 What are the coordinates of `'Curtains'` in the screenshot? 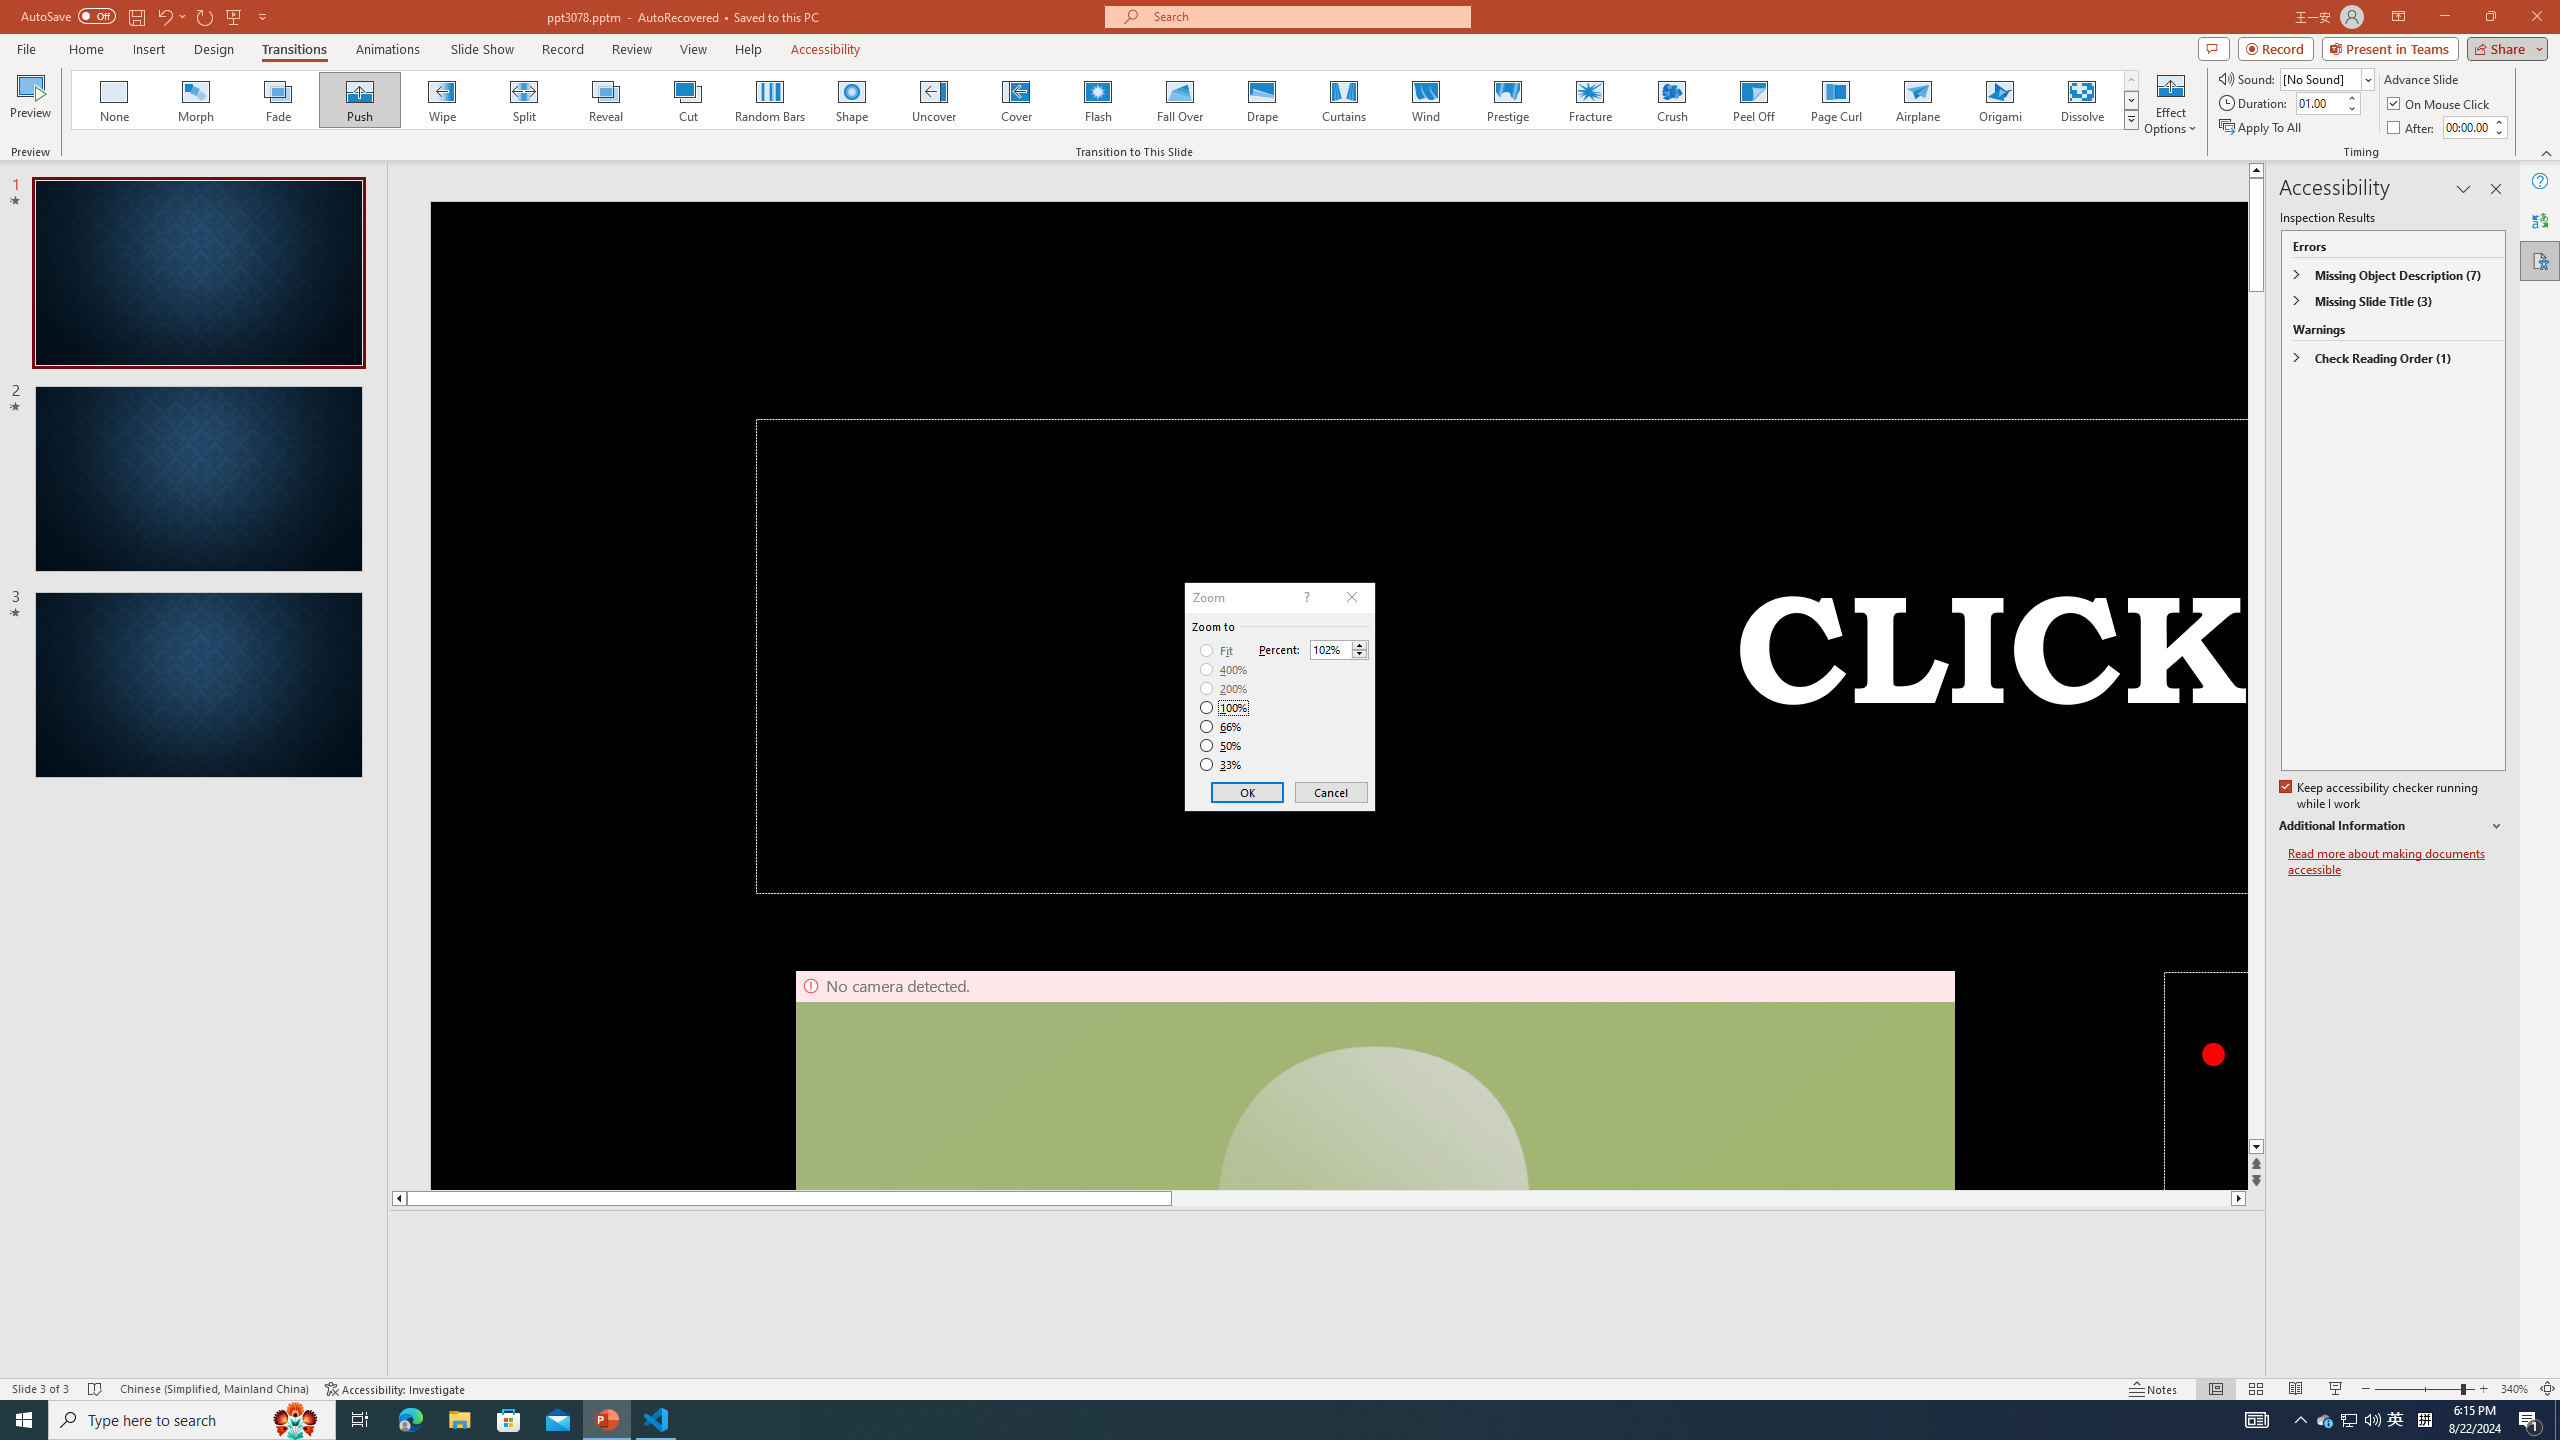 It's located at (1344, 99).